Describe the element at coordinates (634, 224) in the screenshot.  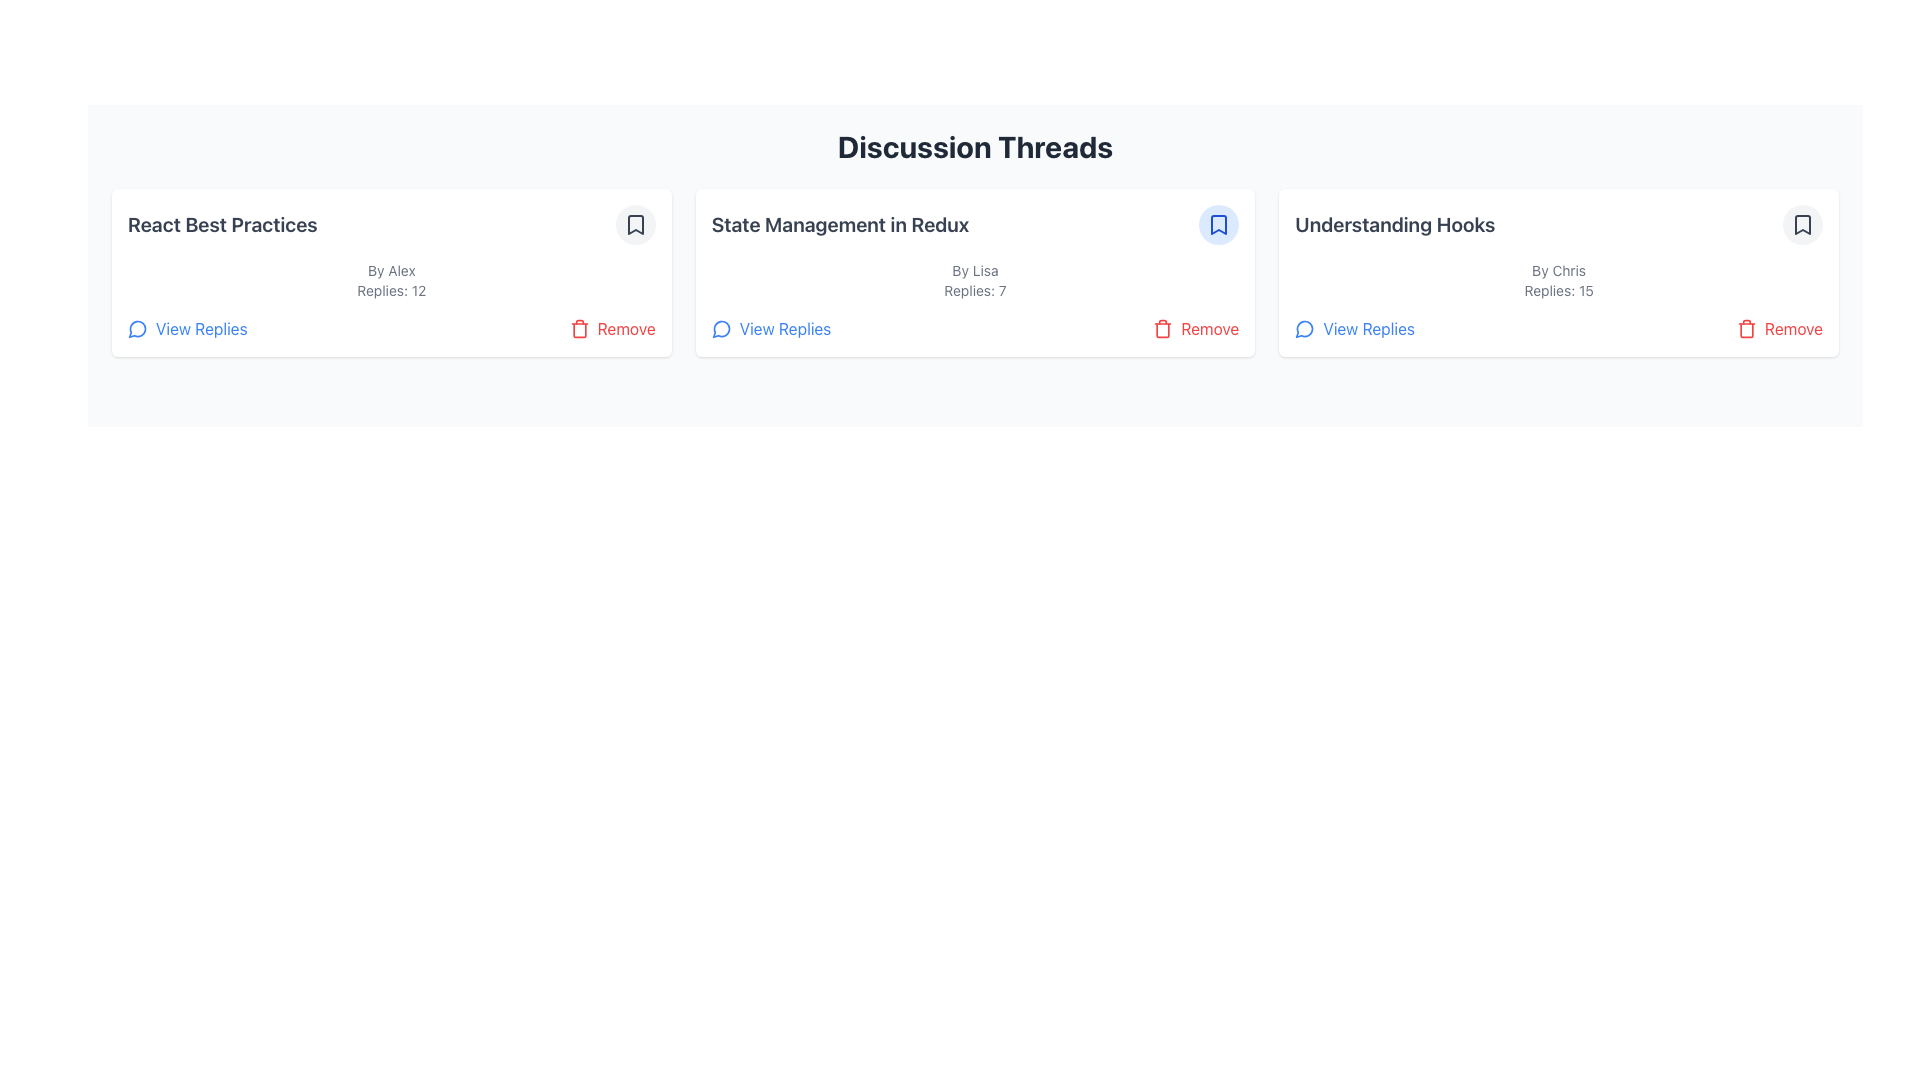
I see `the circular button with a light gray background and a dark gray bookmark icon, located at the top-right corner of the 'React Best Practices' card` at that location.